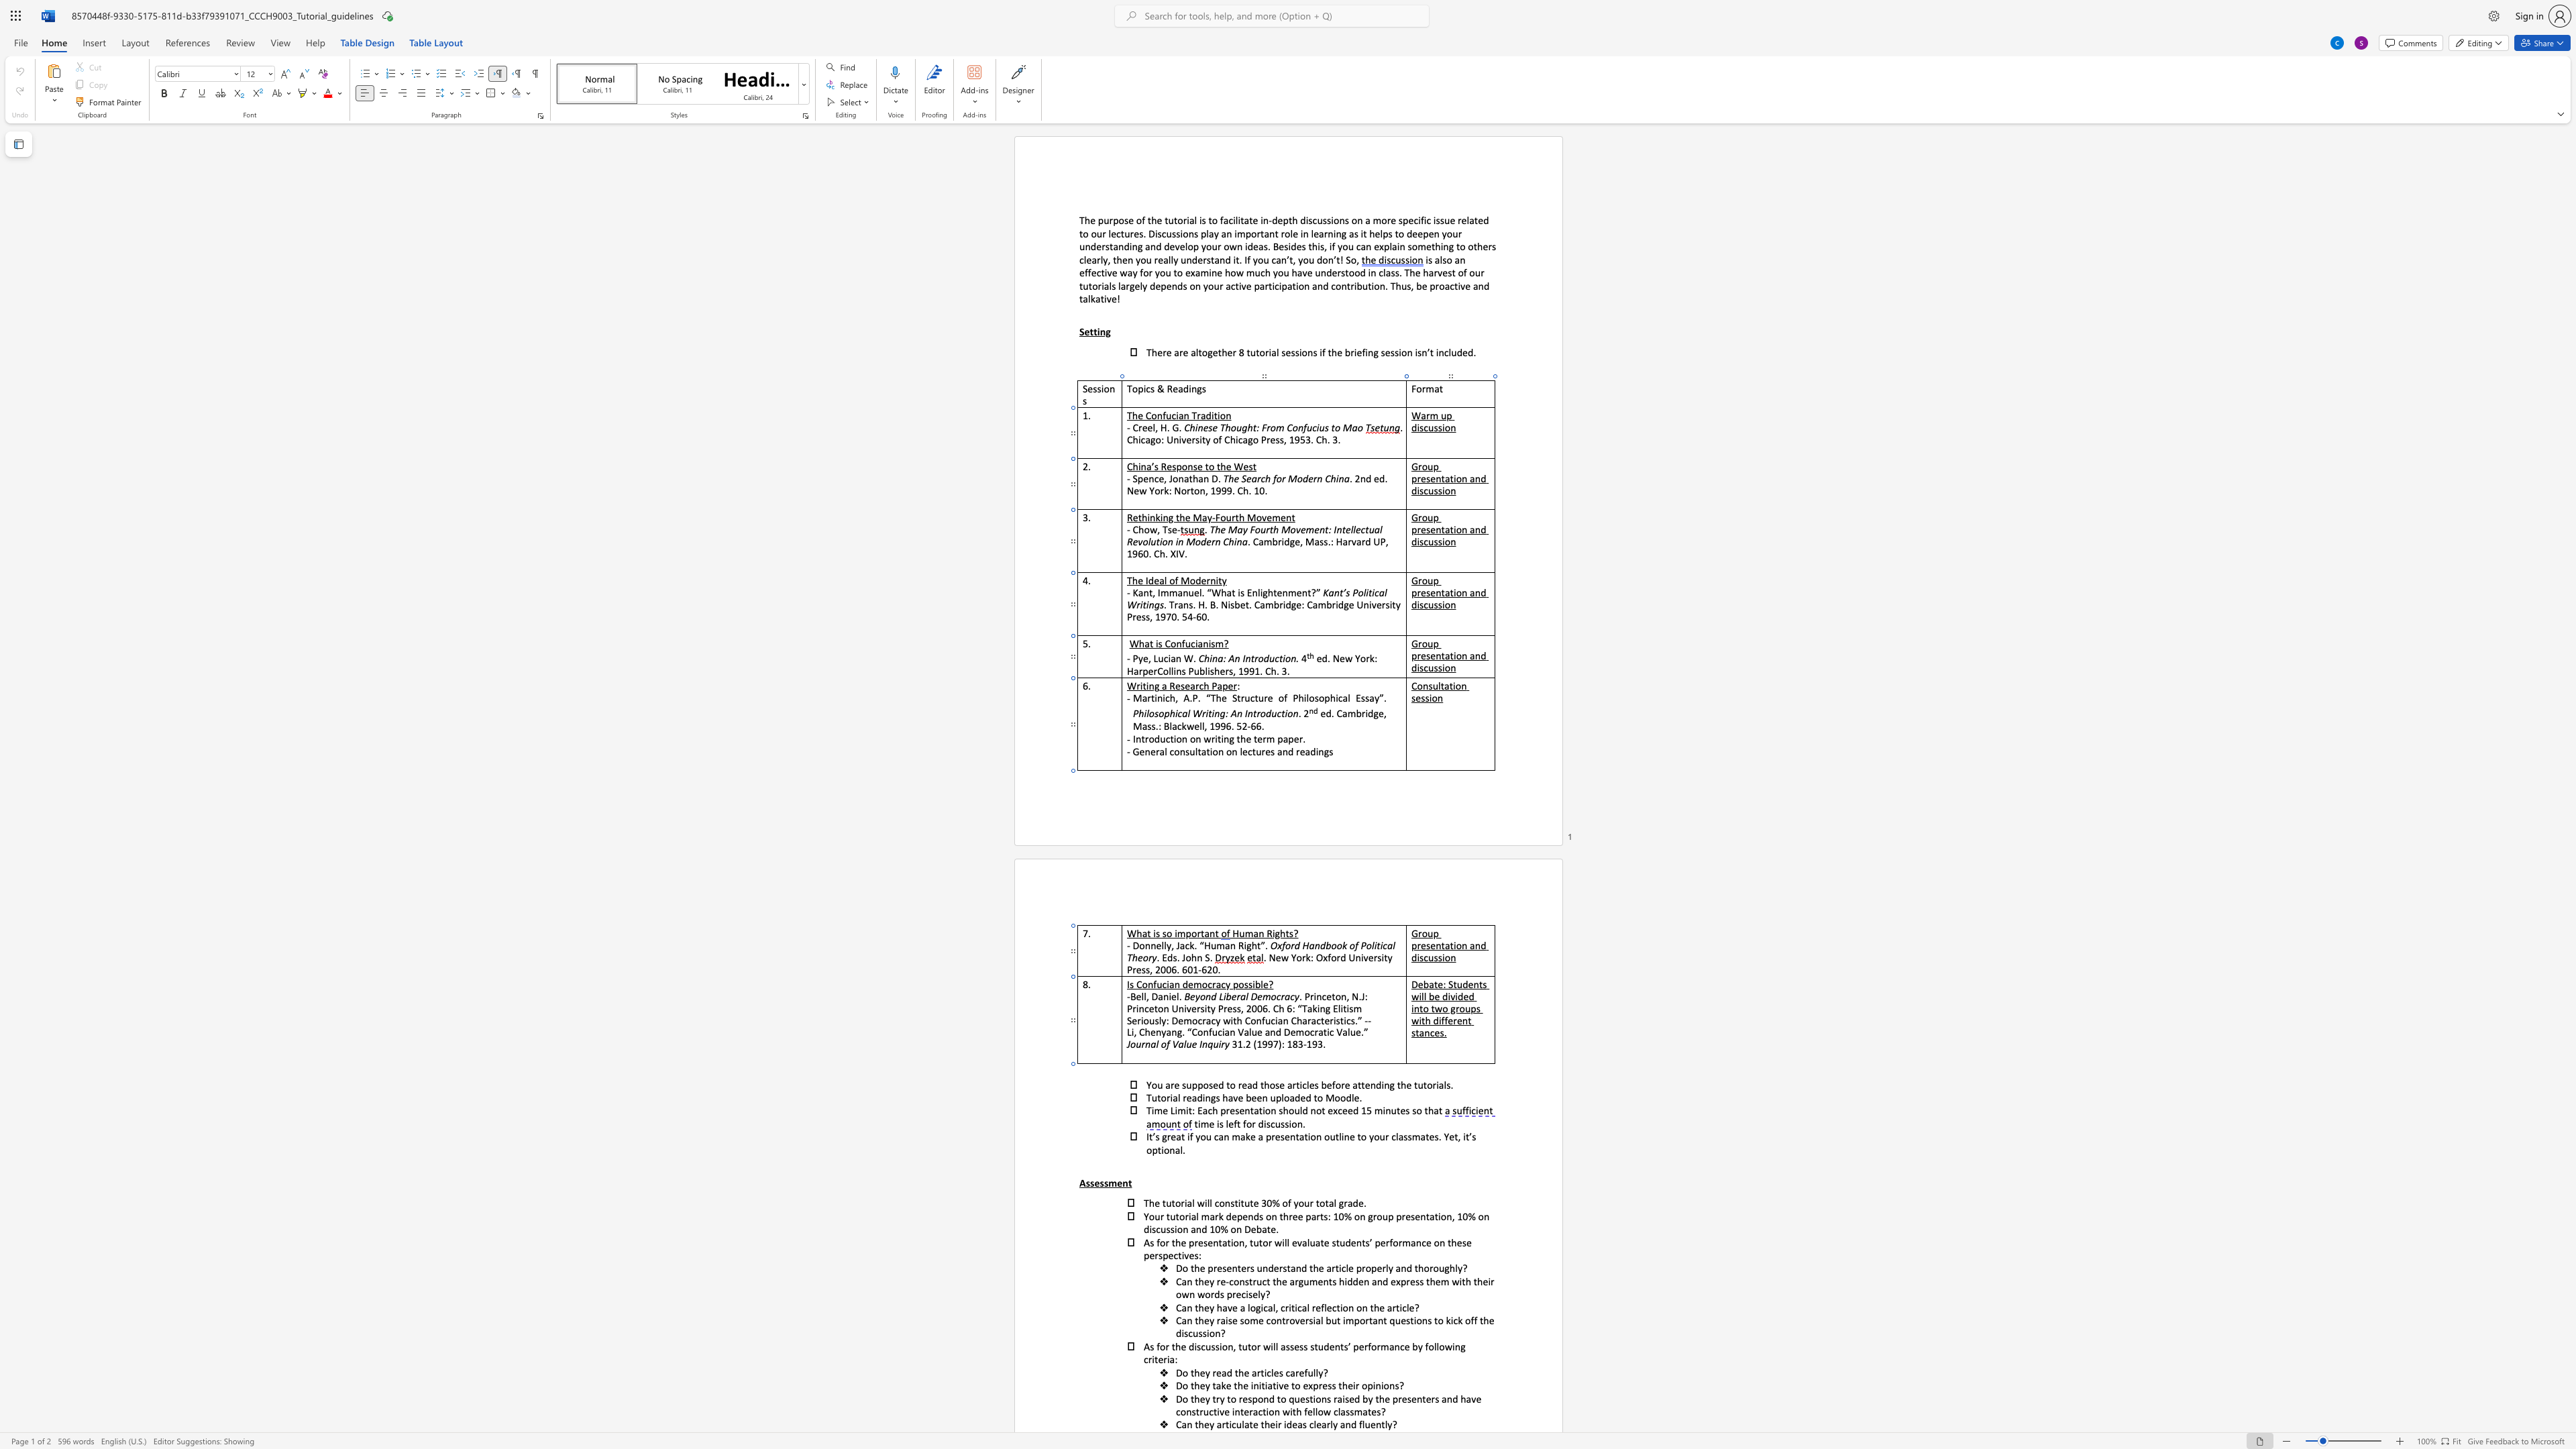 The width and height of the screenshot is (2576, 1449). Describe the element at coordinates (1421, 1032) in the screenshot. I see `the 2th character "a" in the text` at that location.